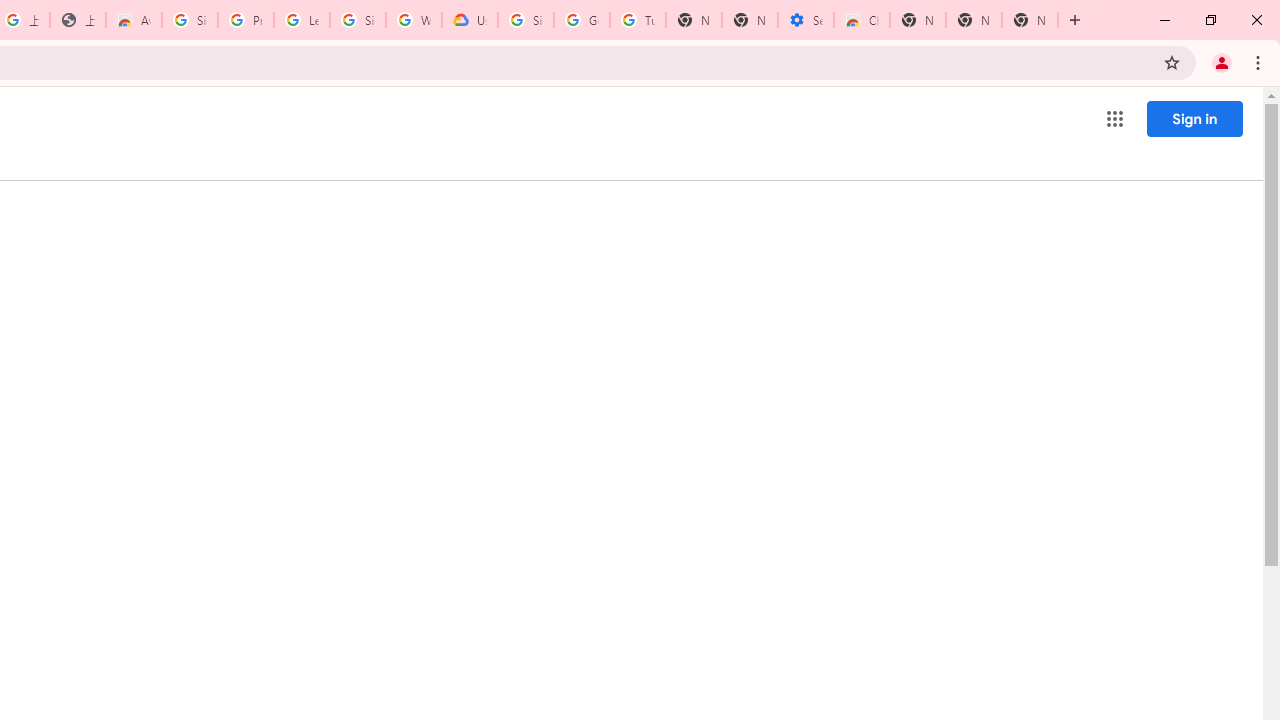 The height and width of the screenshot is (720, 1280). What do you see at coordinates (862, 20) in the screenshot?
I see `'Chrome Web Store - Accessibility extensions'` at bounding box center [862, 20].